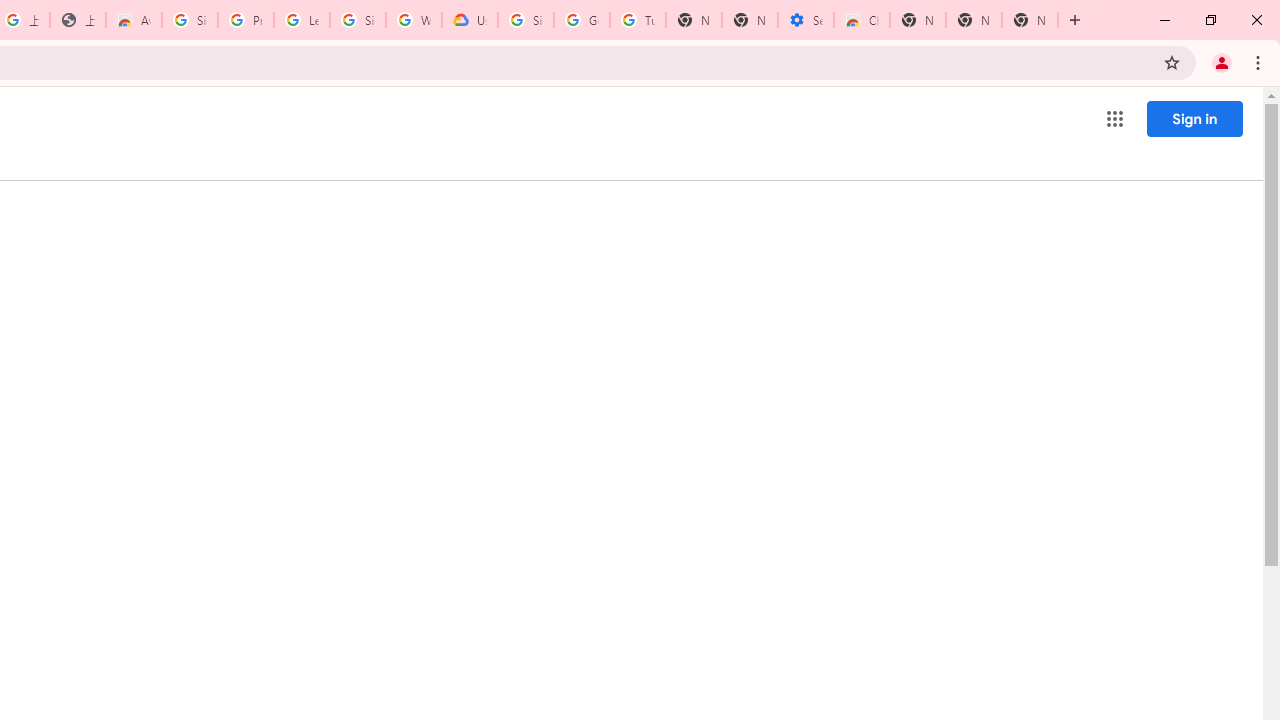 The height and width of the screenshot is (720, 1280). What do you see at coordinates (862, 20) in the screenshot?
I see `'Chrome Web Store - Accessibility extensions'` at bounding box center [862, 20].